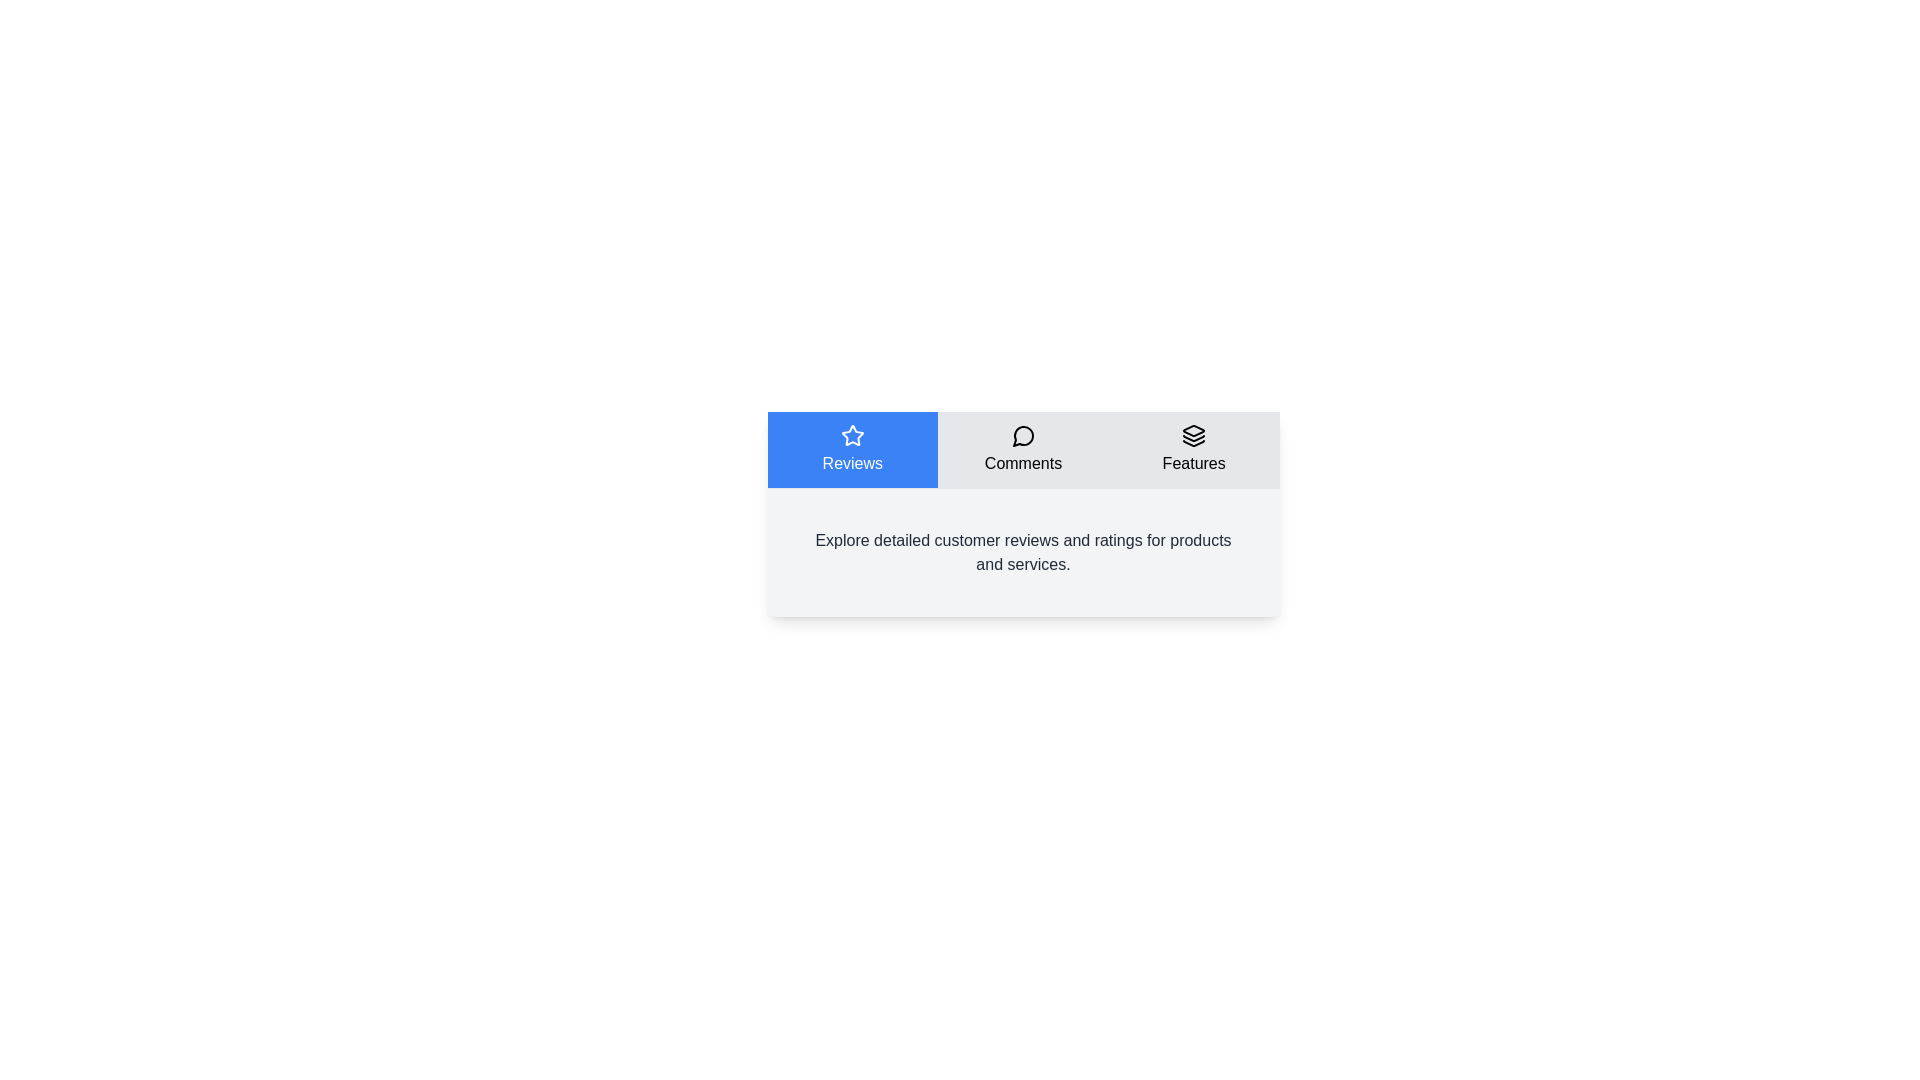  Describe the element at coordinates (851, 450) in the screenshot. I see `the Reviews tab to read its content` at that location.